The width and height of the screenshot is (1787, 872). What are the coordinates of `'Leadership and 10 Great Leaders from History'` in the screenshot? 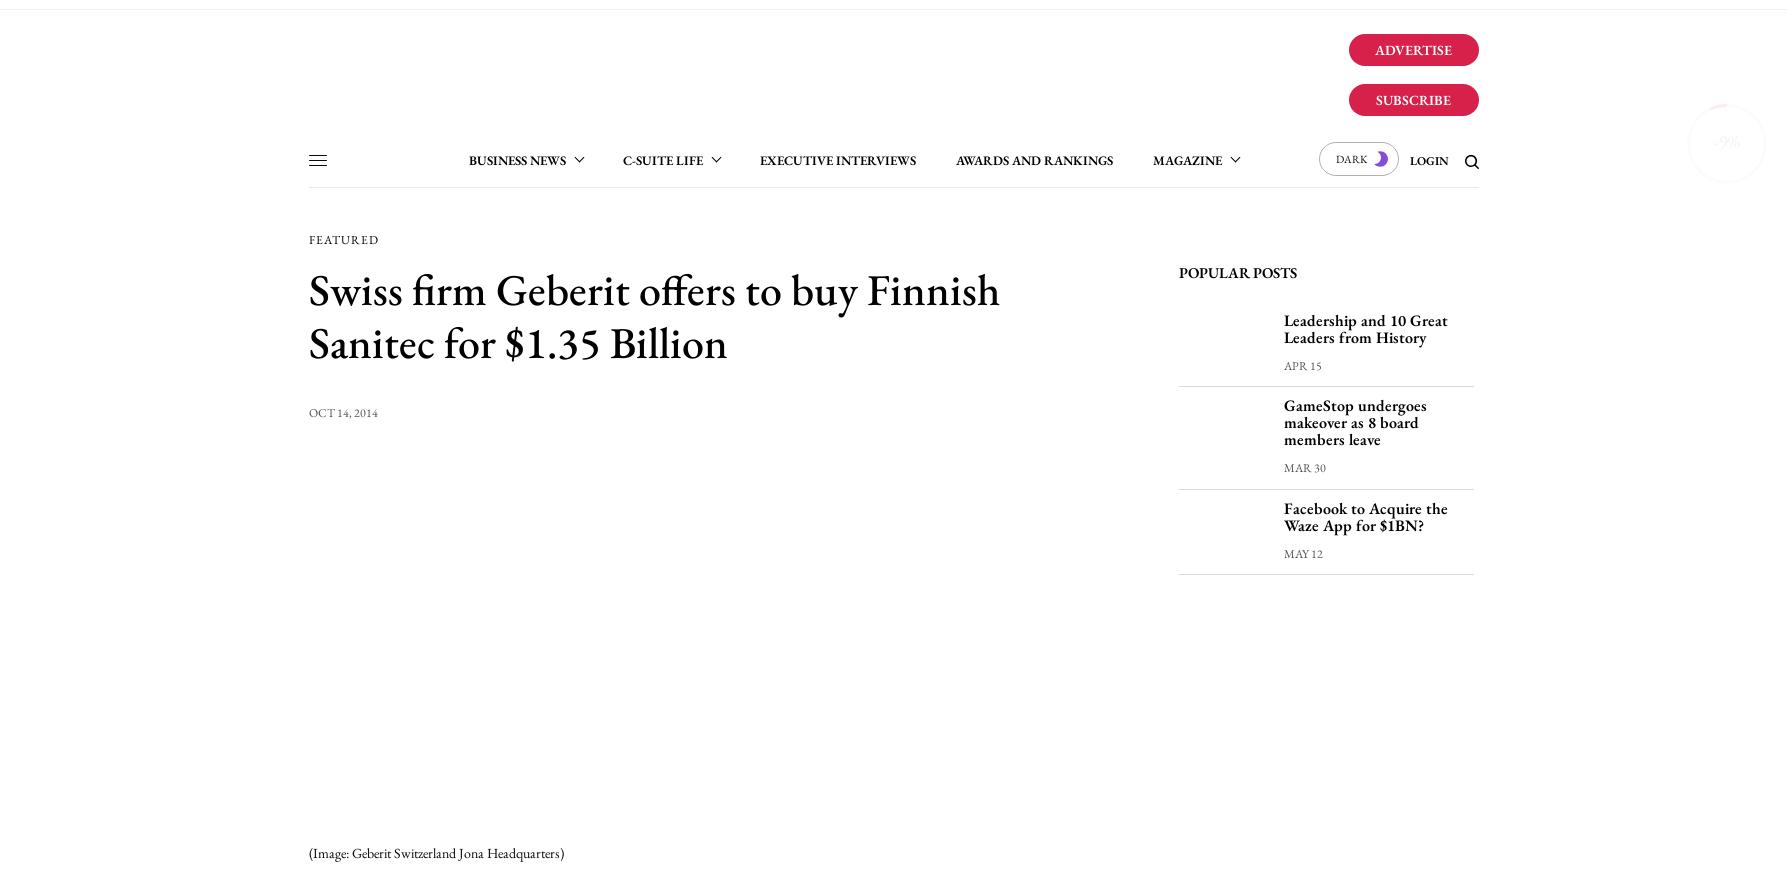 It's located at (1364, 326).